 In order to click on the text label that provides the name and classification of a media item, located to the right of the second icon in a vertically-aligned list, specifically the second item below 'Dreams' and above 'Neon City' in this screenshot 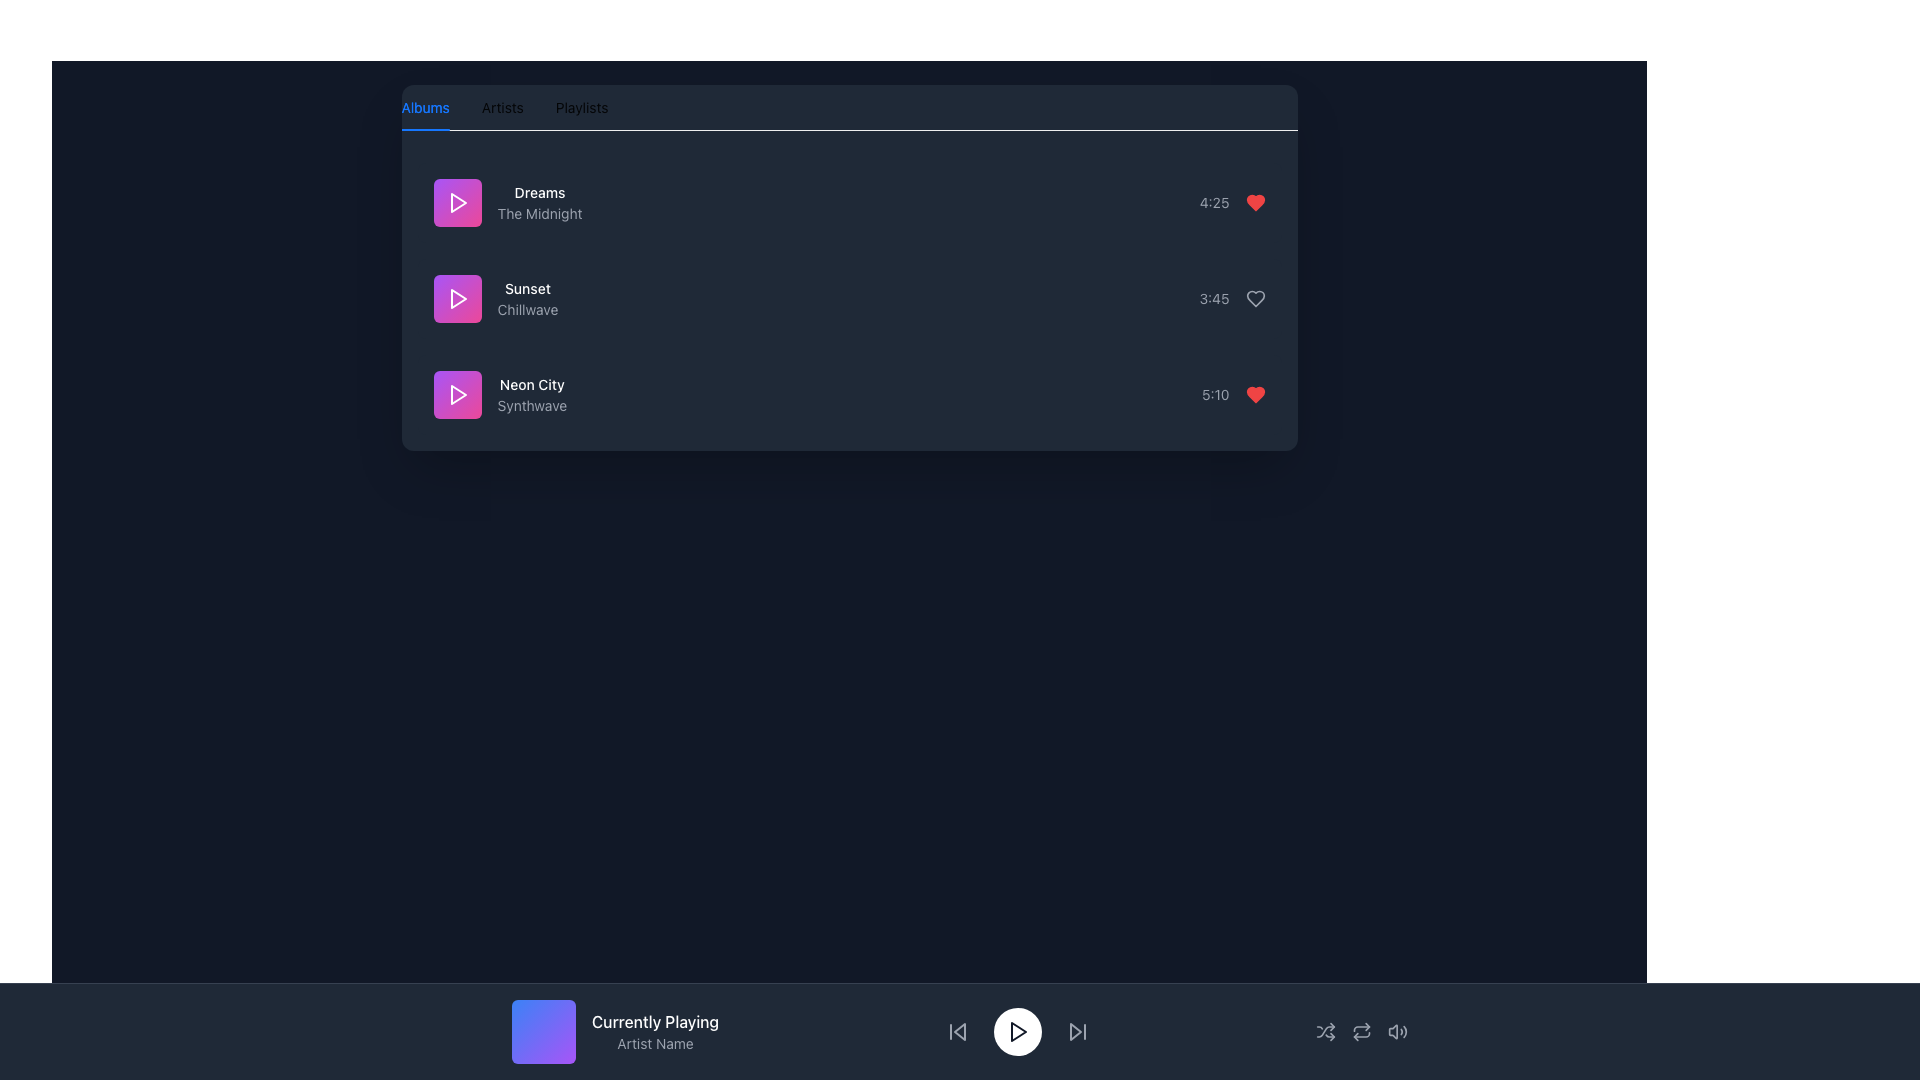, I will do `click(528, 299)`.